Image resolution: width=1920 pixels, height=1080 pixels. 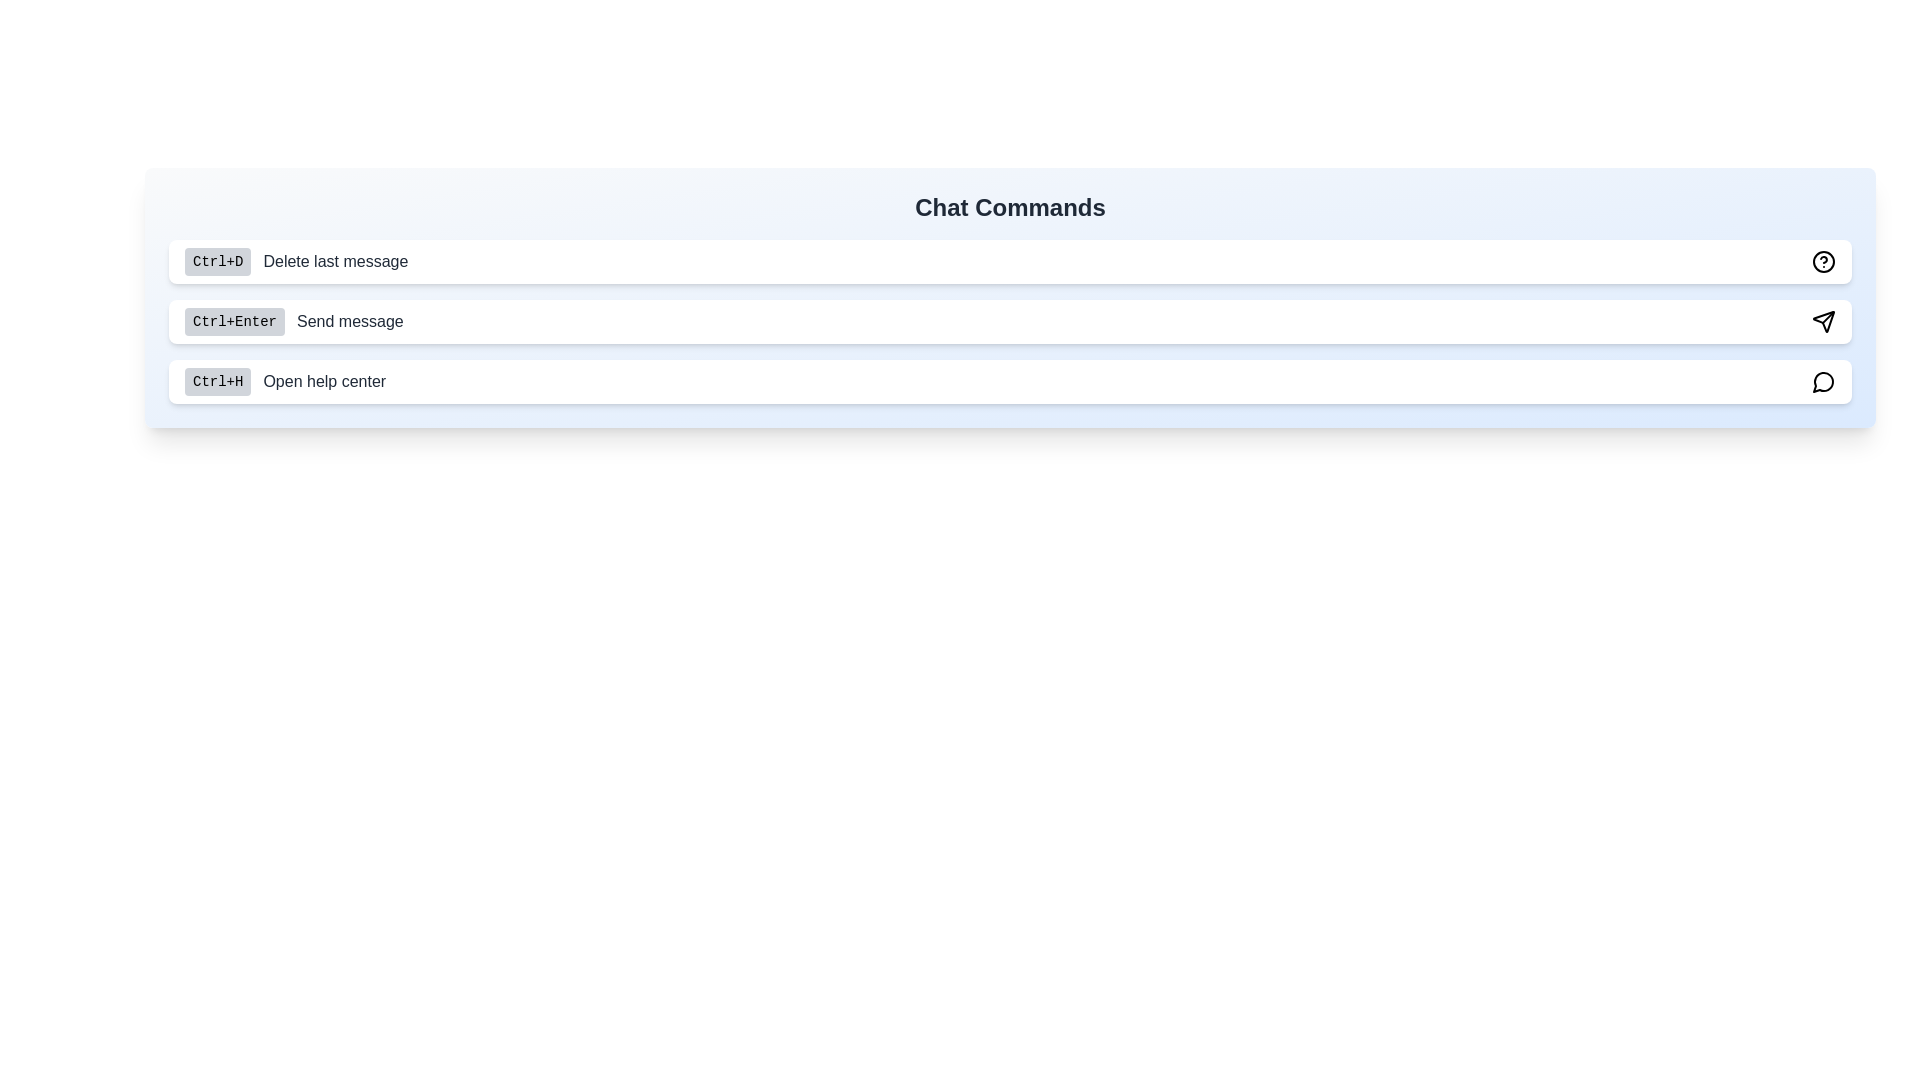 I want to click on keyboard shortcut 'Ctrl+D' associated with the action 'Delete last message' from the horizontal layout containing text labels, which is positioned at the top of the chat commands list, so click(x=295, y=261).